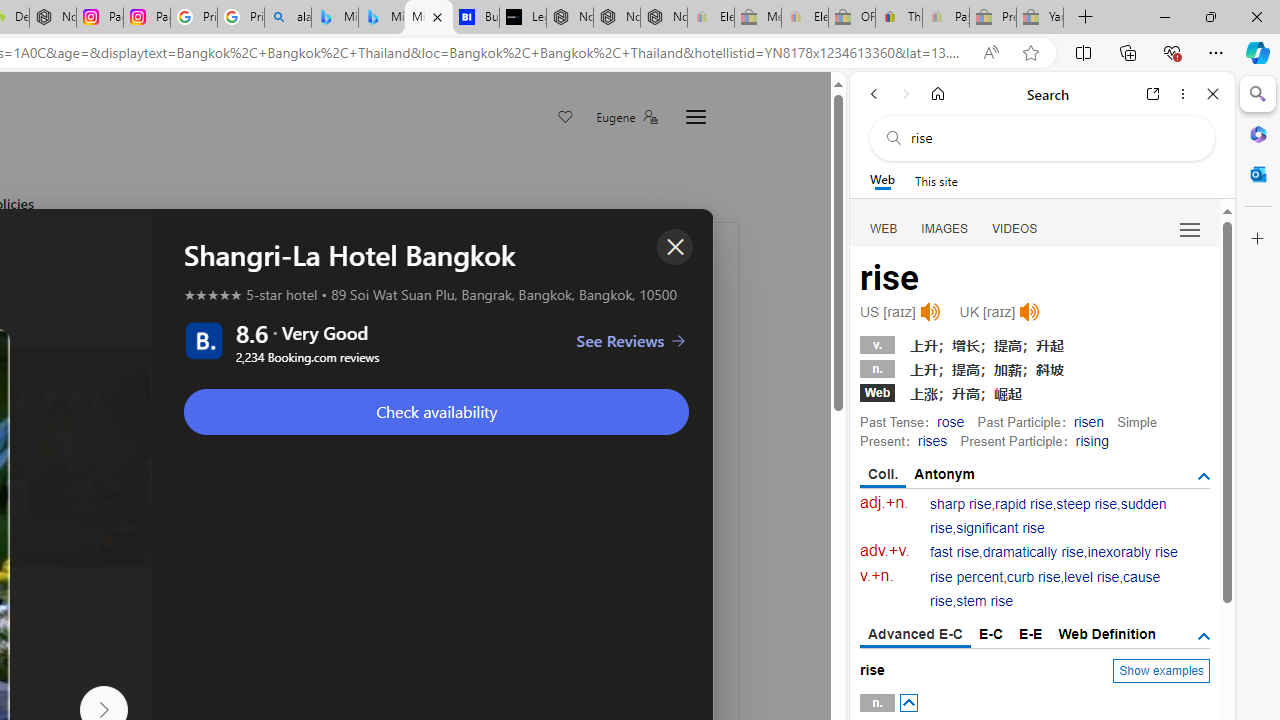 This screenshot has width=1280, height=720. I want to click on 'Coll.', so click(882, 475).